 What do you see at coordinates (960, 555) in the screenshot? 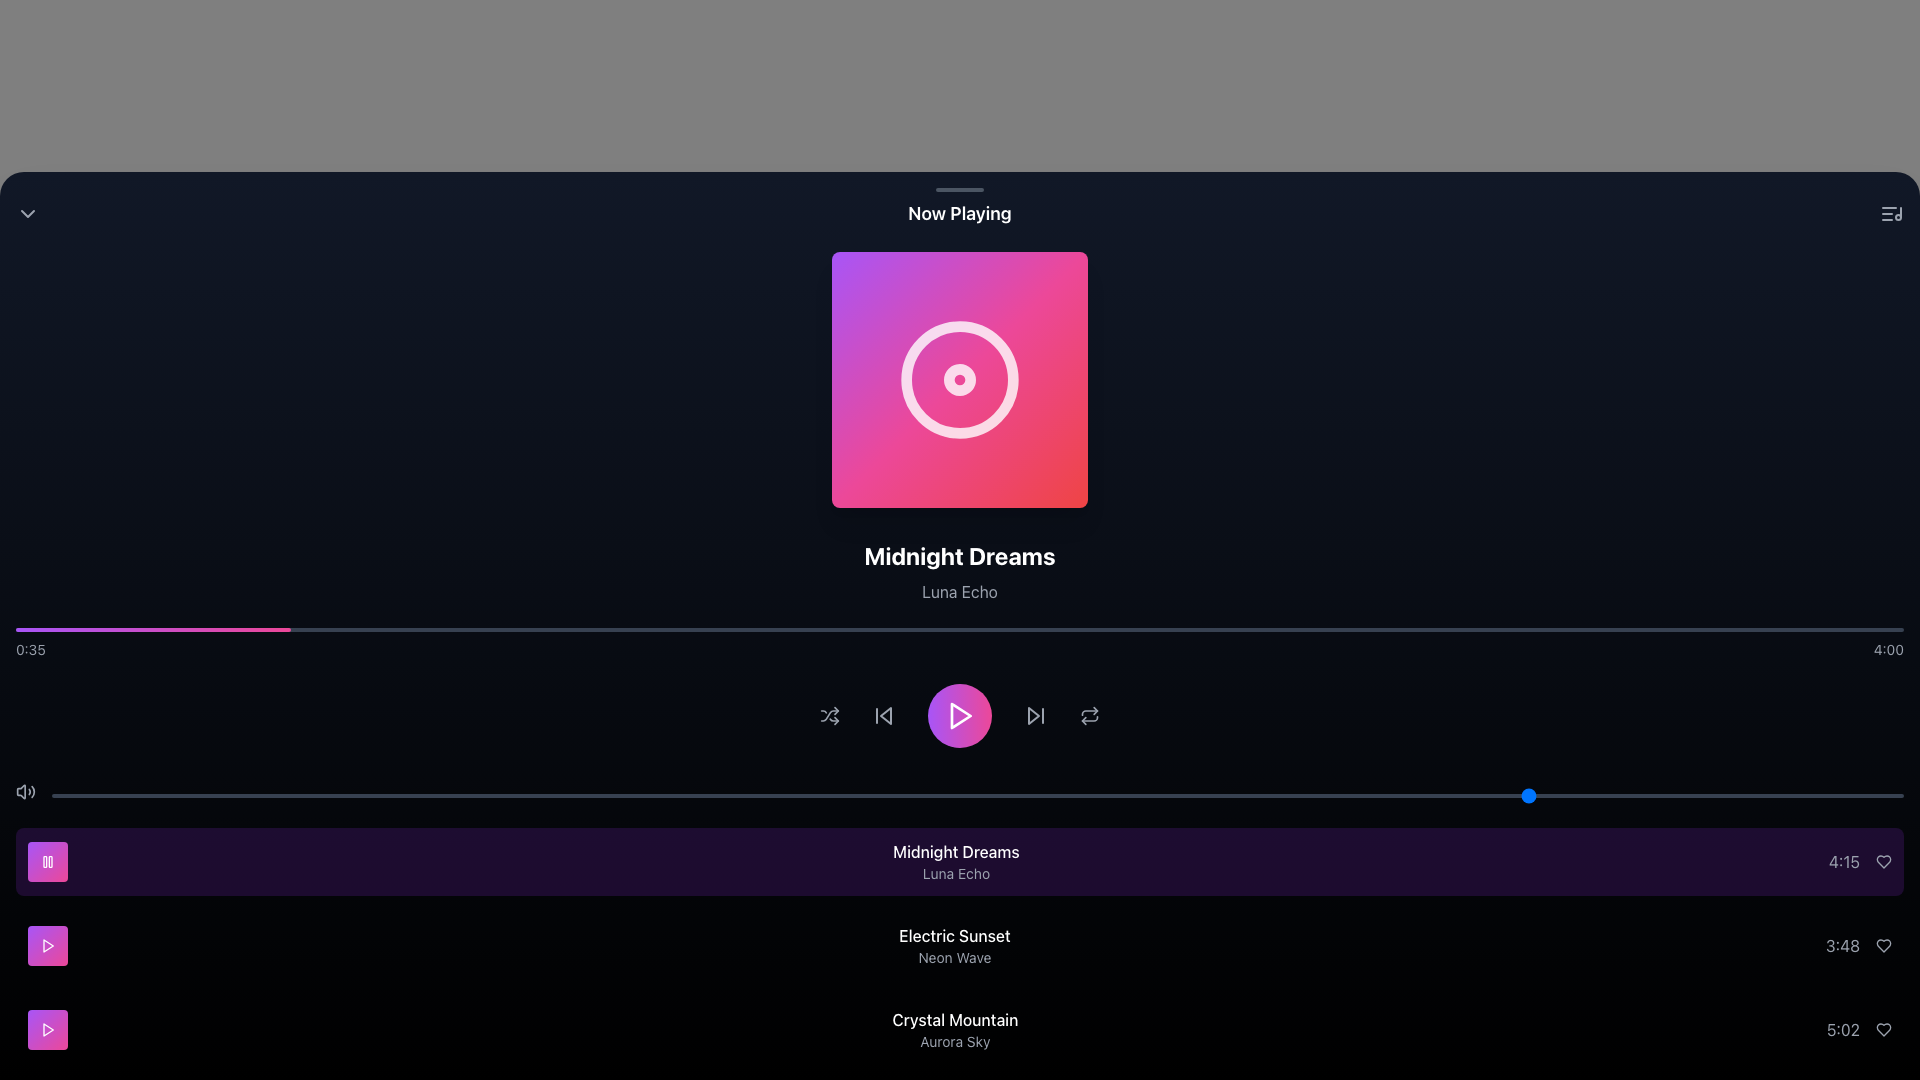
I see `the text label 'Midnight Dreams', which is styled in a bold and large white font, centrally positioned in the upper middle of the interface` at bounding box center [960, 555].